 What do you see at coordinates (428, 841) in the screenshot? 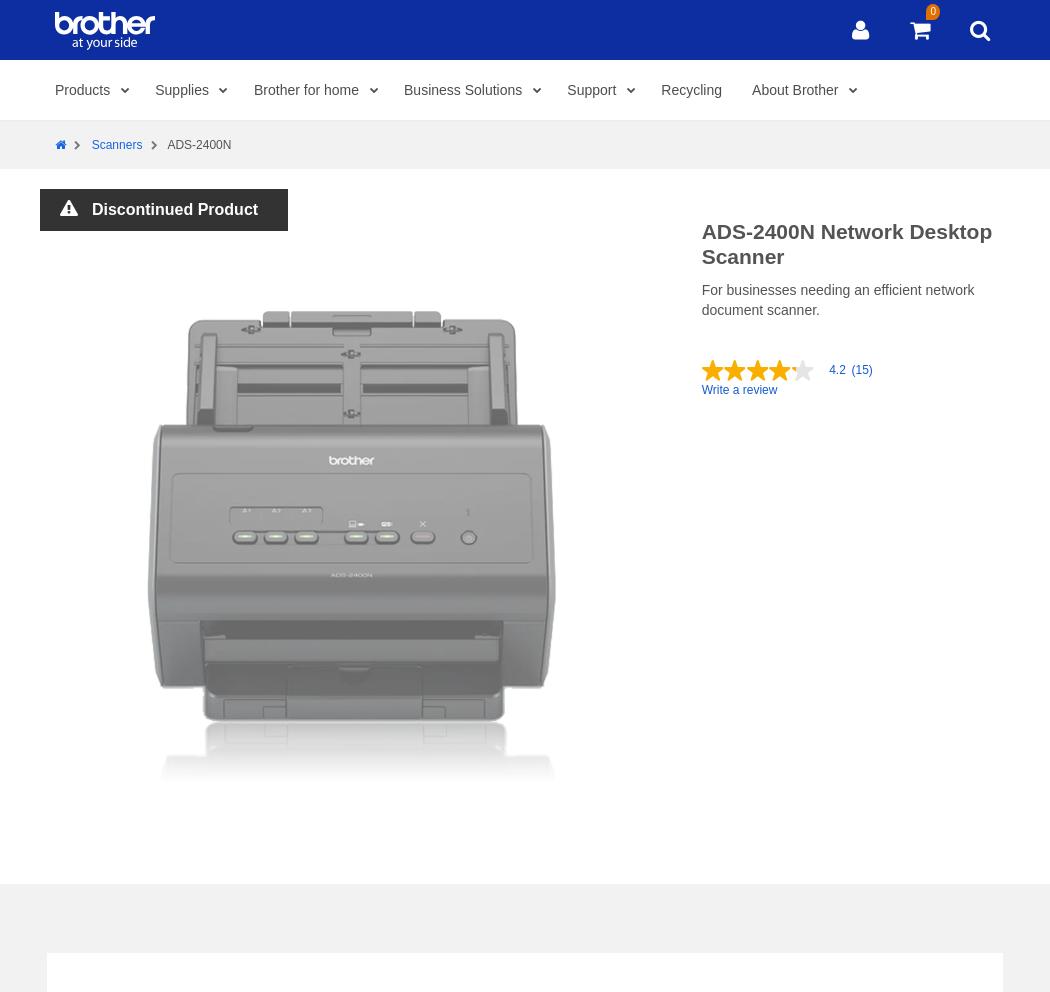
I see `'1'` at bounding box center [428, 841].